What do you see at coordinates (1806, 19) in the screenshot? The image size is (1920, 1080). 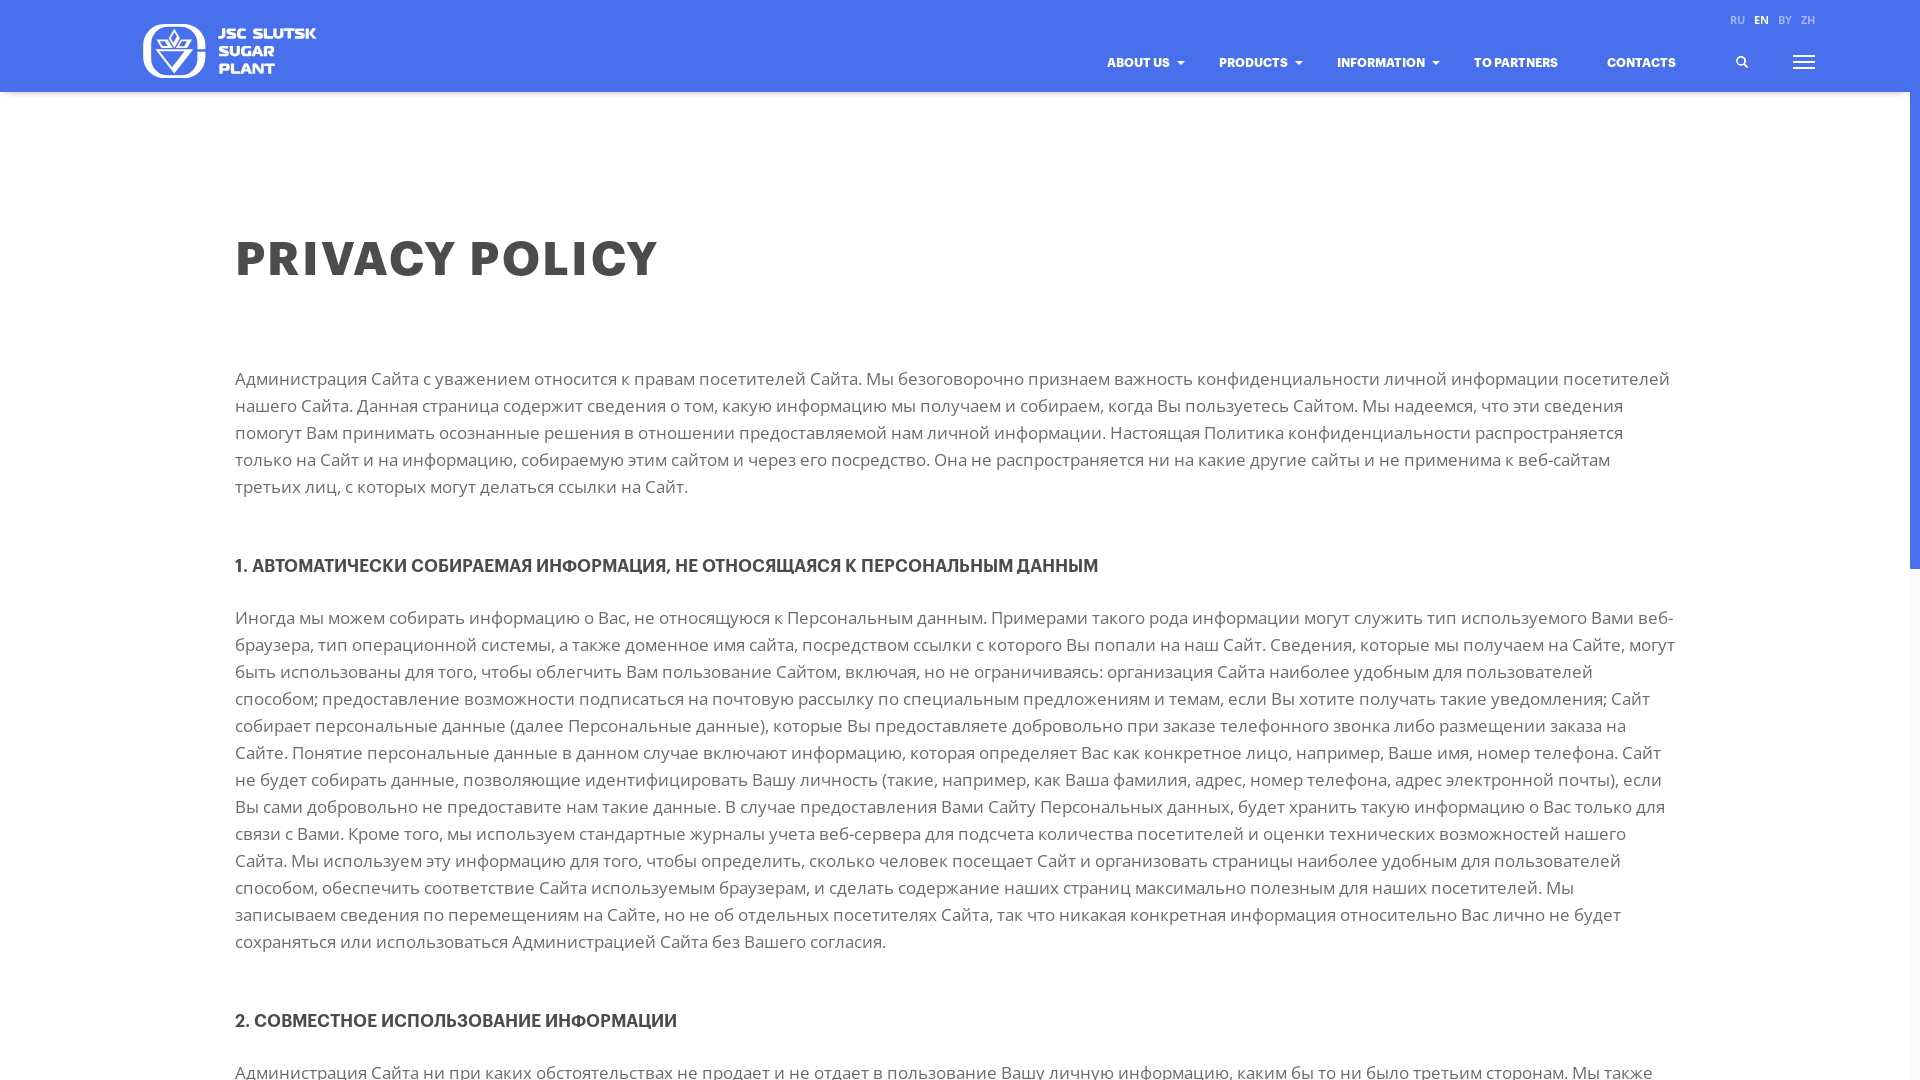 I see `'ZH'` at bounding box center [1806, 19].